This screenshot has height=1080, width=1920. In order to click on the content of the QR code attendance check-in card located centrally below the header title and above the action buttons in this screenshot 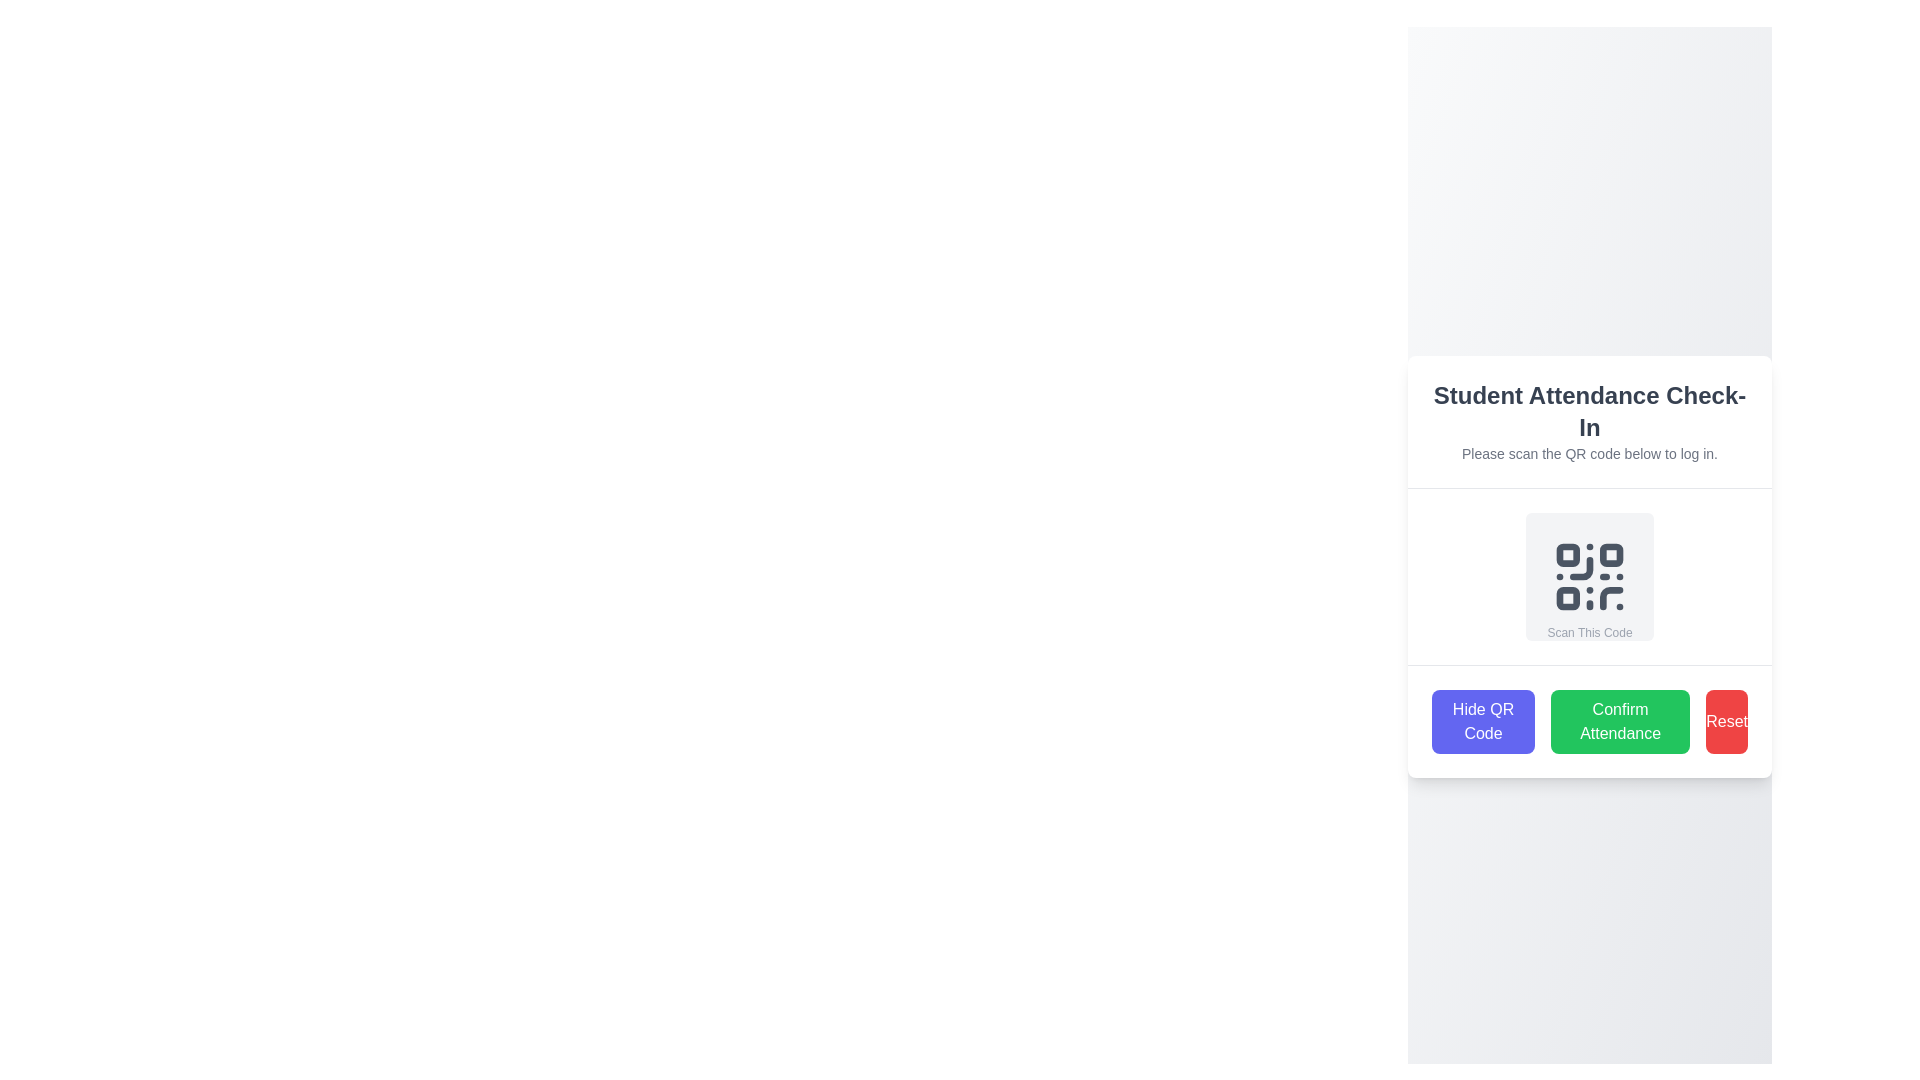, I will do `click(1588, 567)`.